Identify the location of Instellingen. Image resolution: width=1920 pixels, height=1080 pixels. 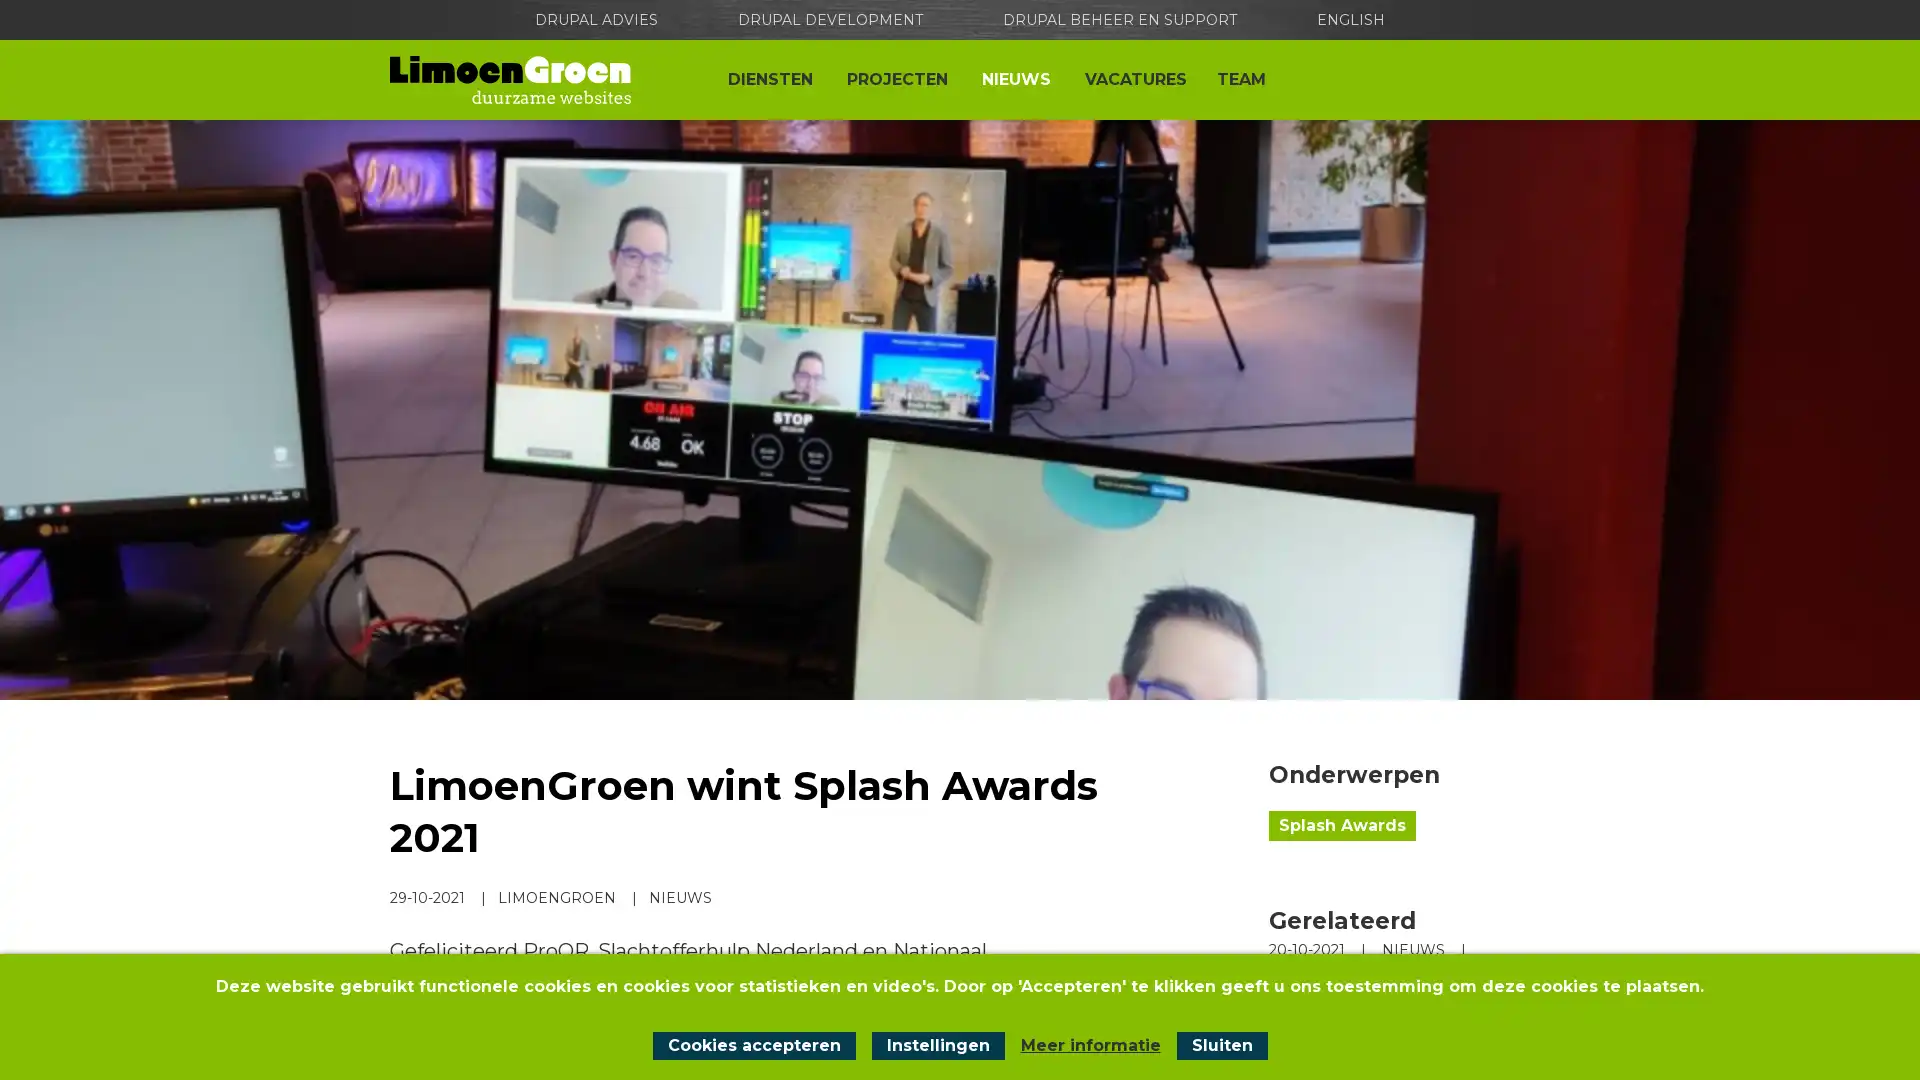
(936, 1044).